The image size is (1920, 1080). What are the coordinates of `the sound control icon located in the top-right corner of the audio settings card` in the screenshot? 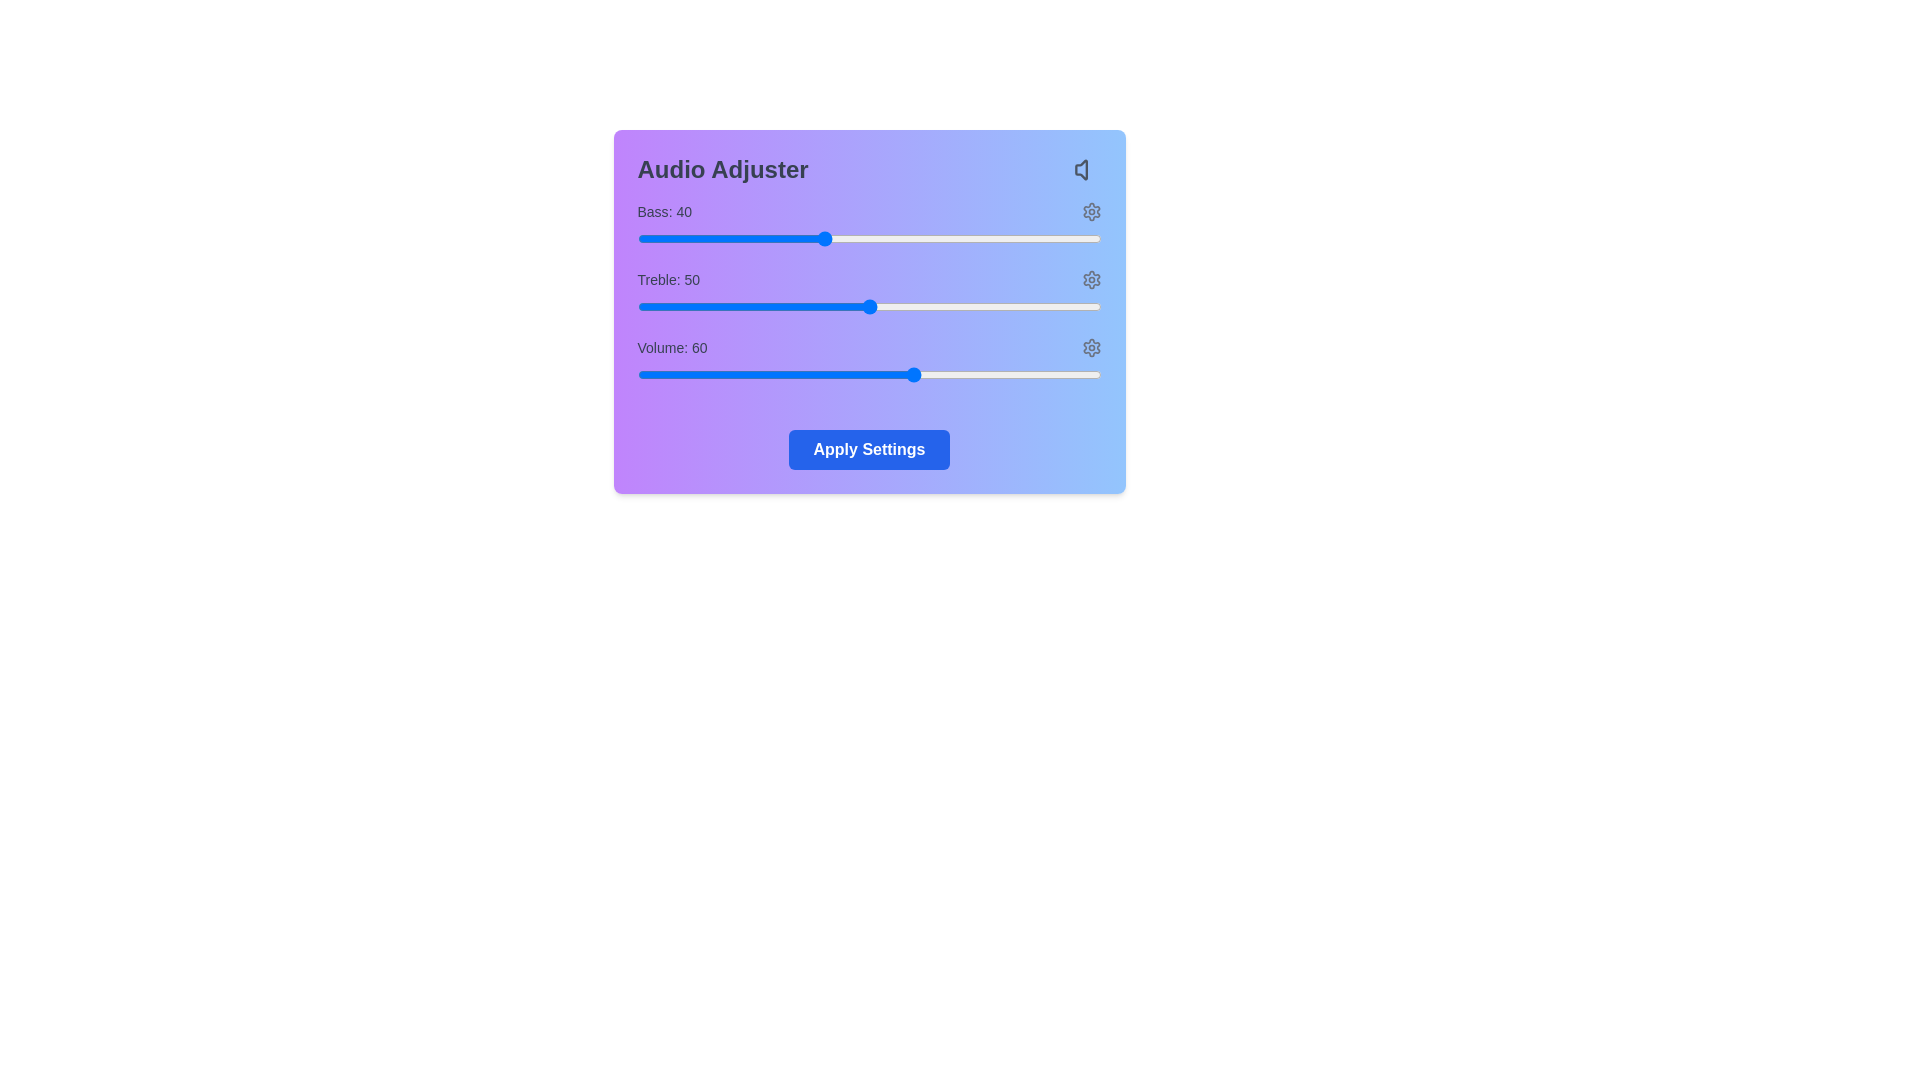 It's located at (1080, 168).